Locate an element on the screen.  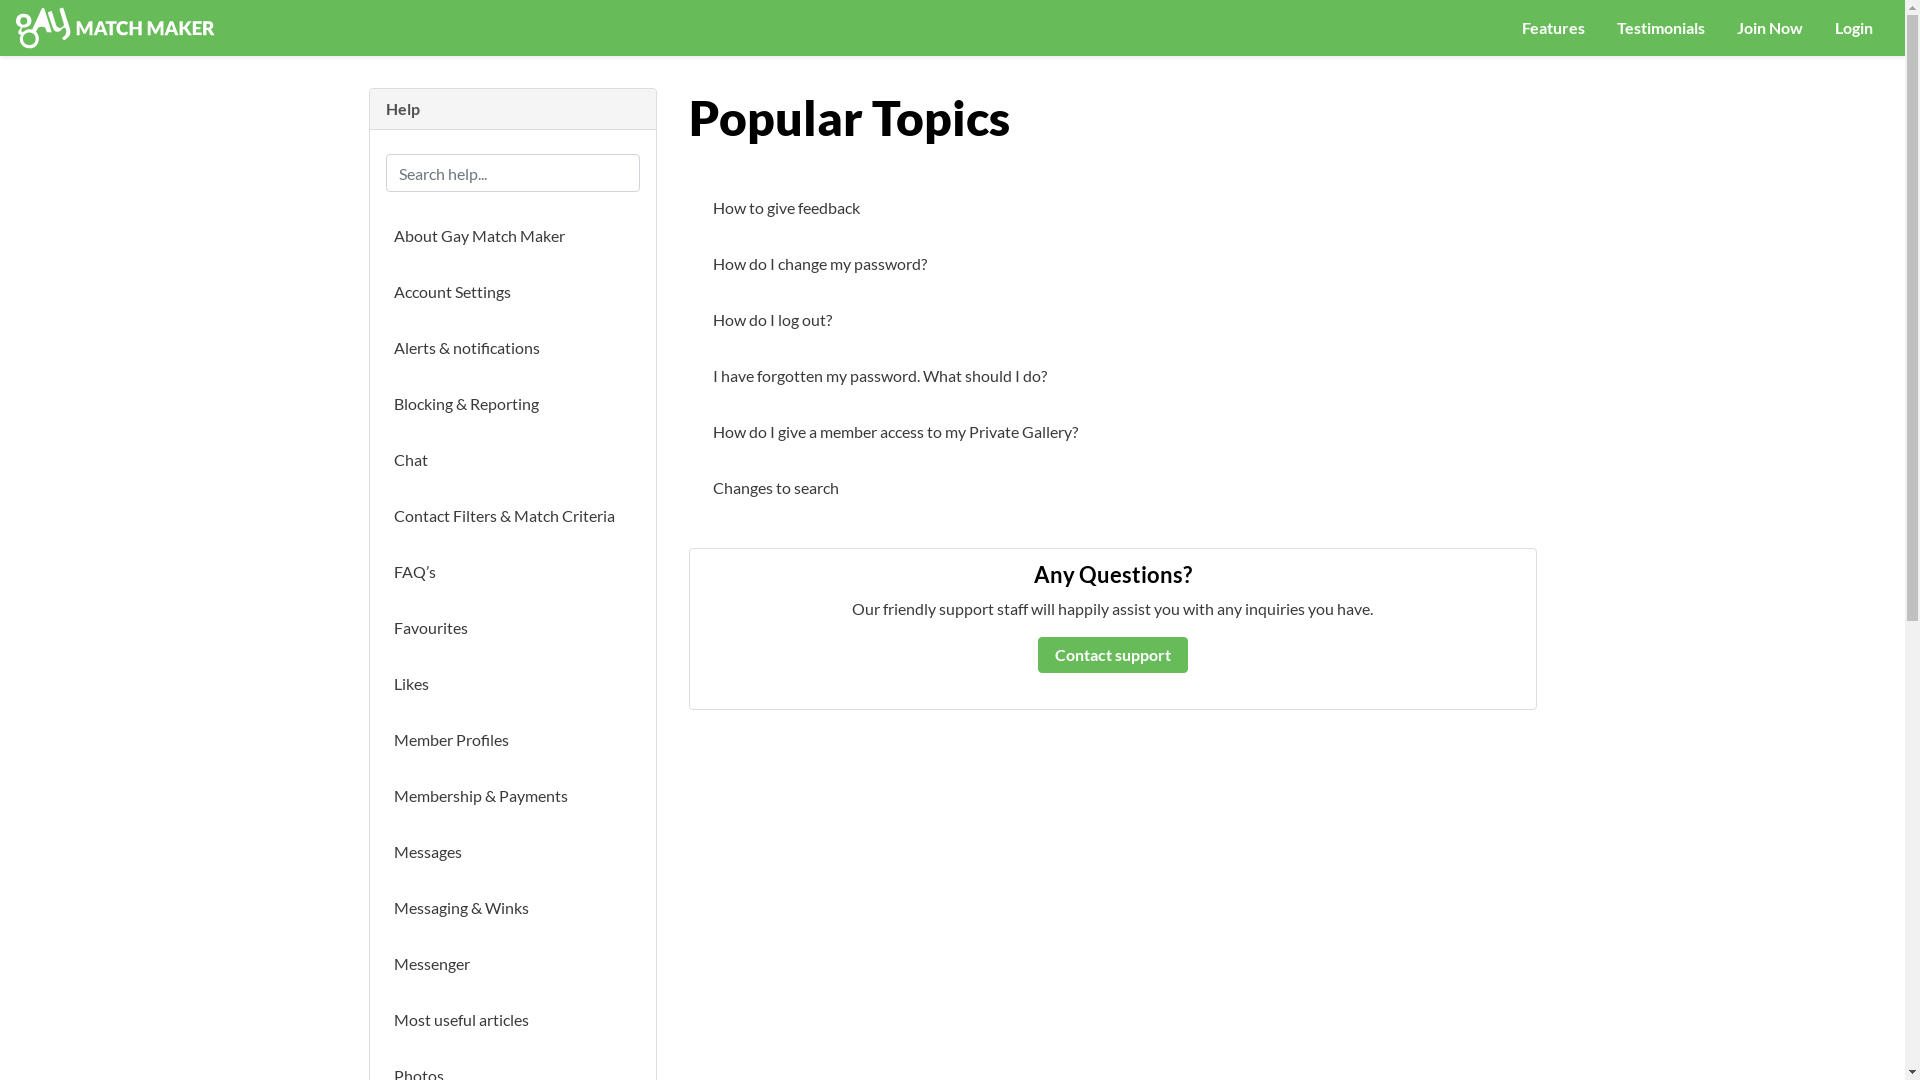
'Alerts & notifications' is located at coordinates (513, 346).